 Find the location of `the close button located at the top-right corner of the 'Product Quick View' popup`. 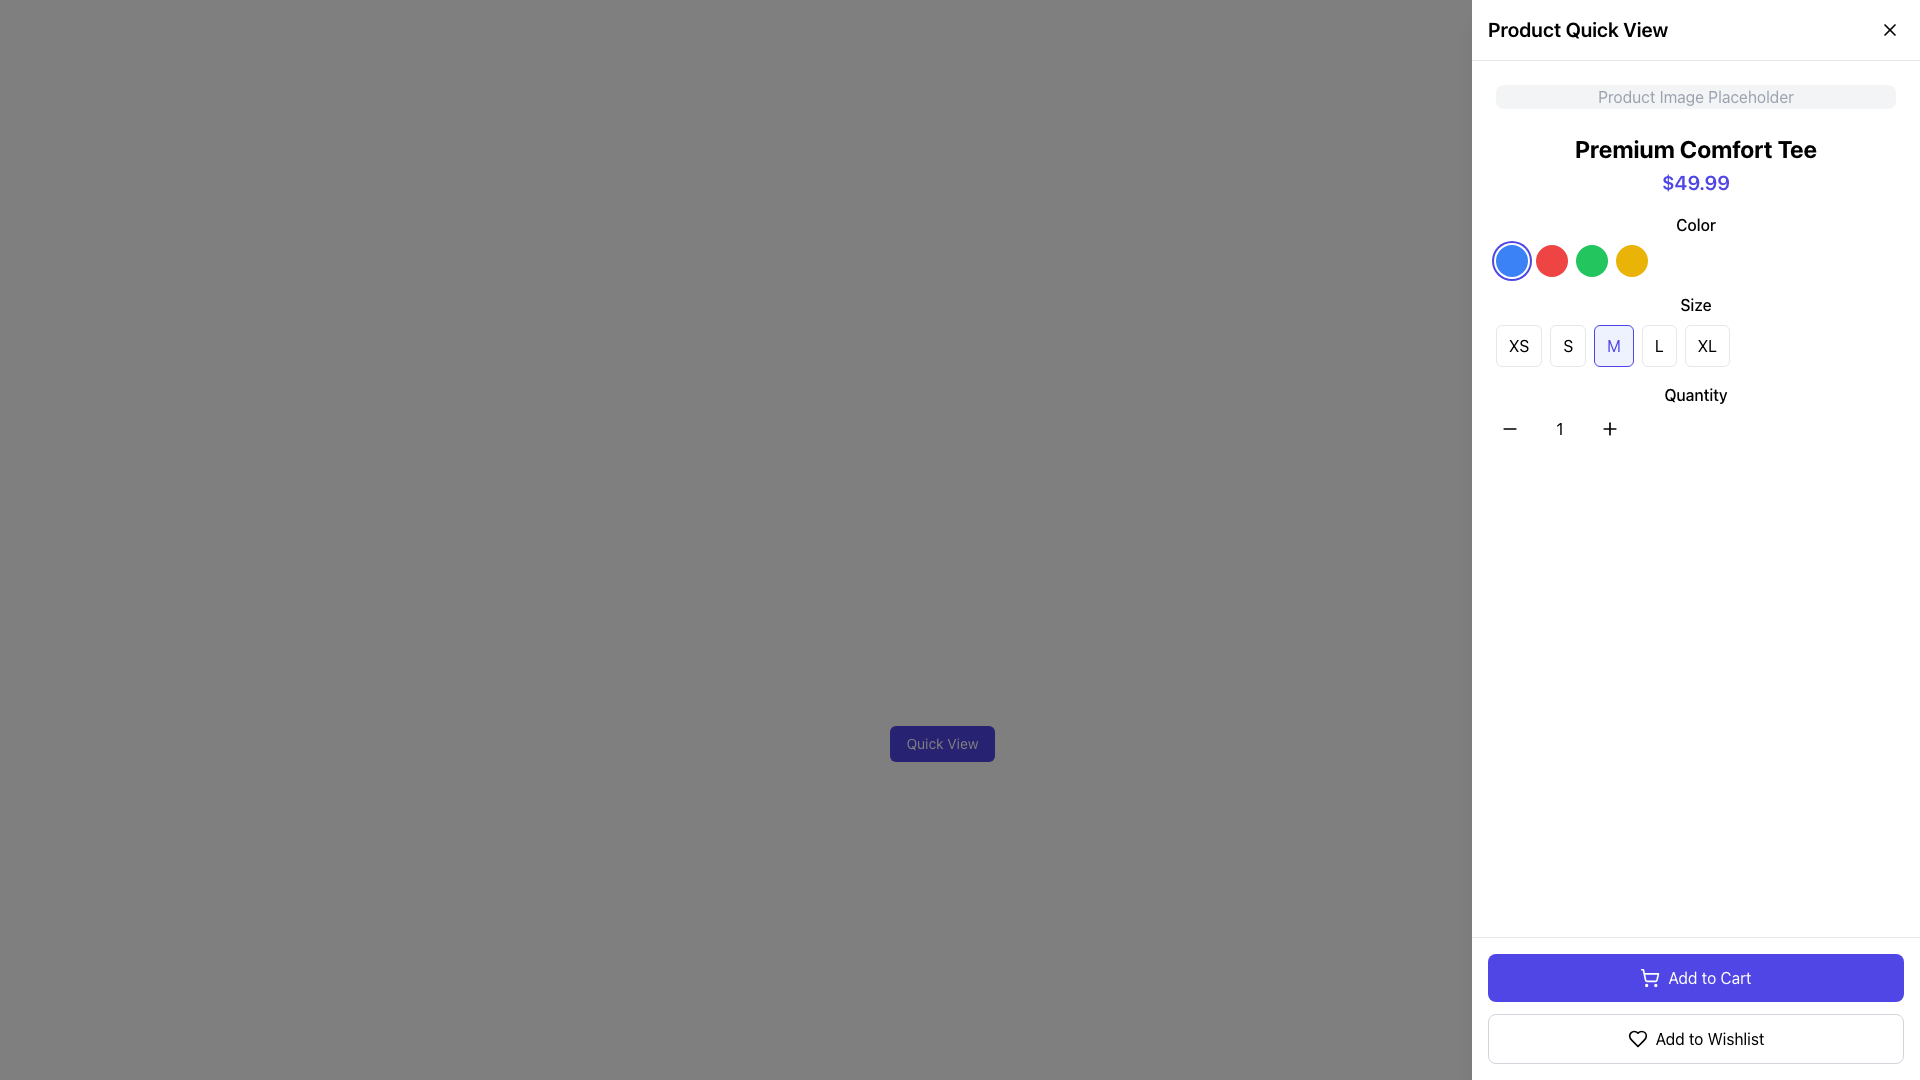

the close button located at the top-right corner of the 'Product Quick View' popup is located at coordinates (1889, 30).